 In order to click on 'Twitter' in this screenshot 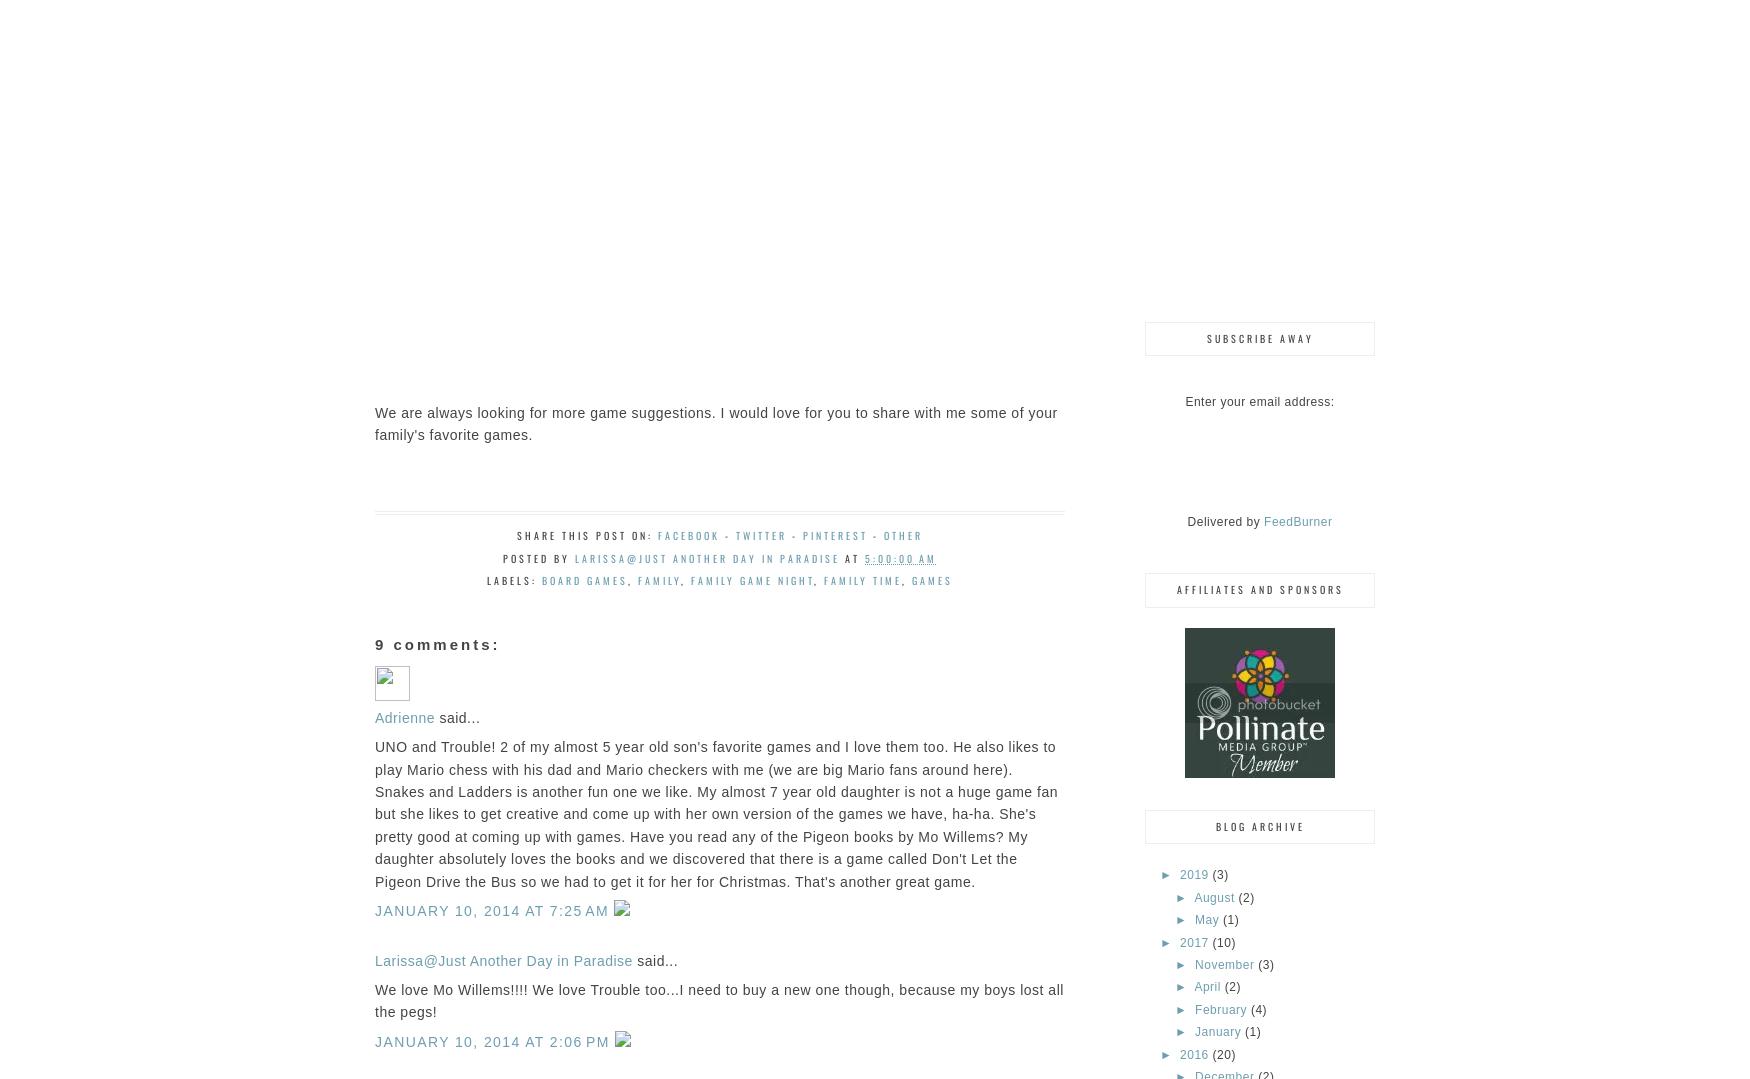, I will do `click(760, 535)`.